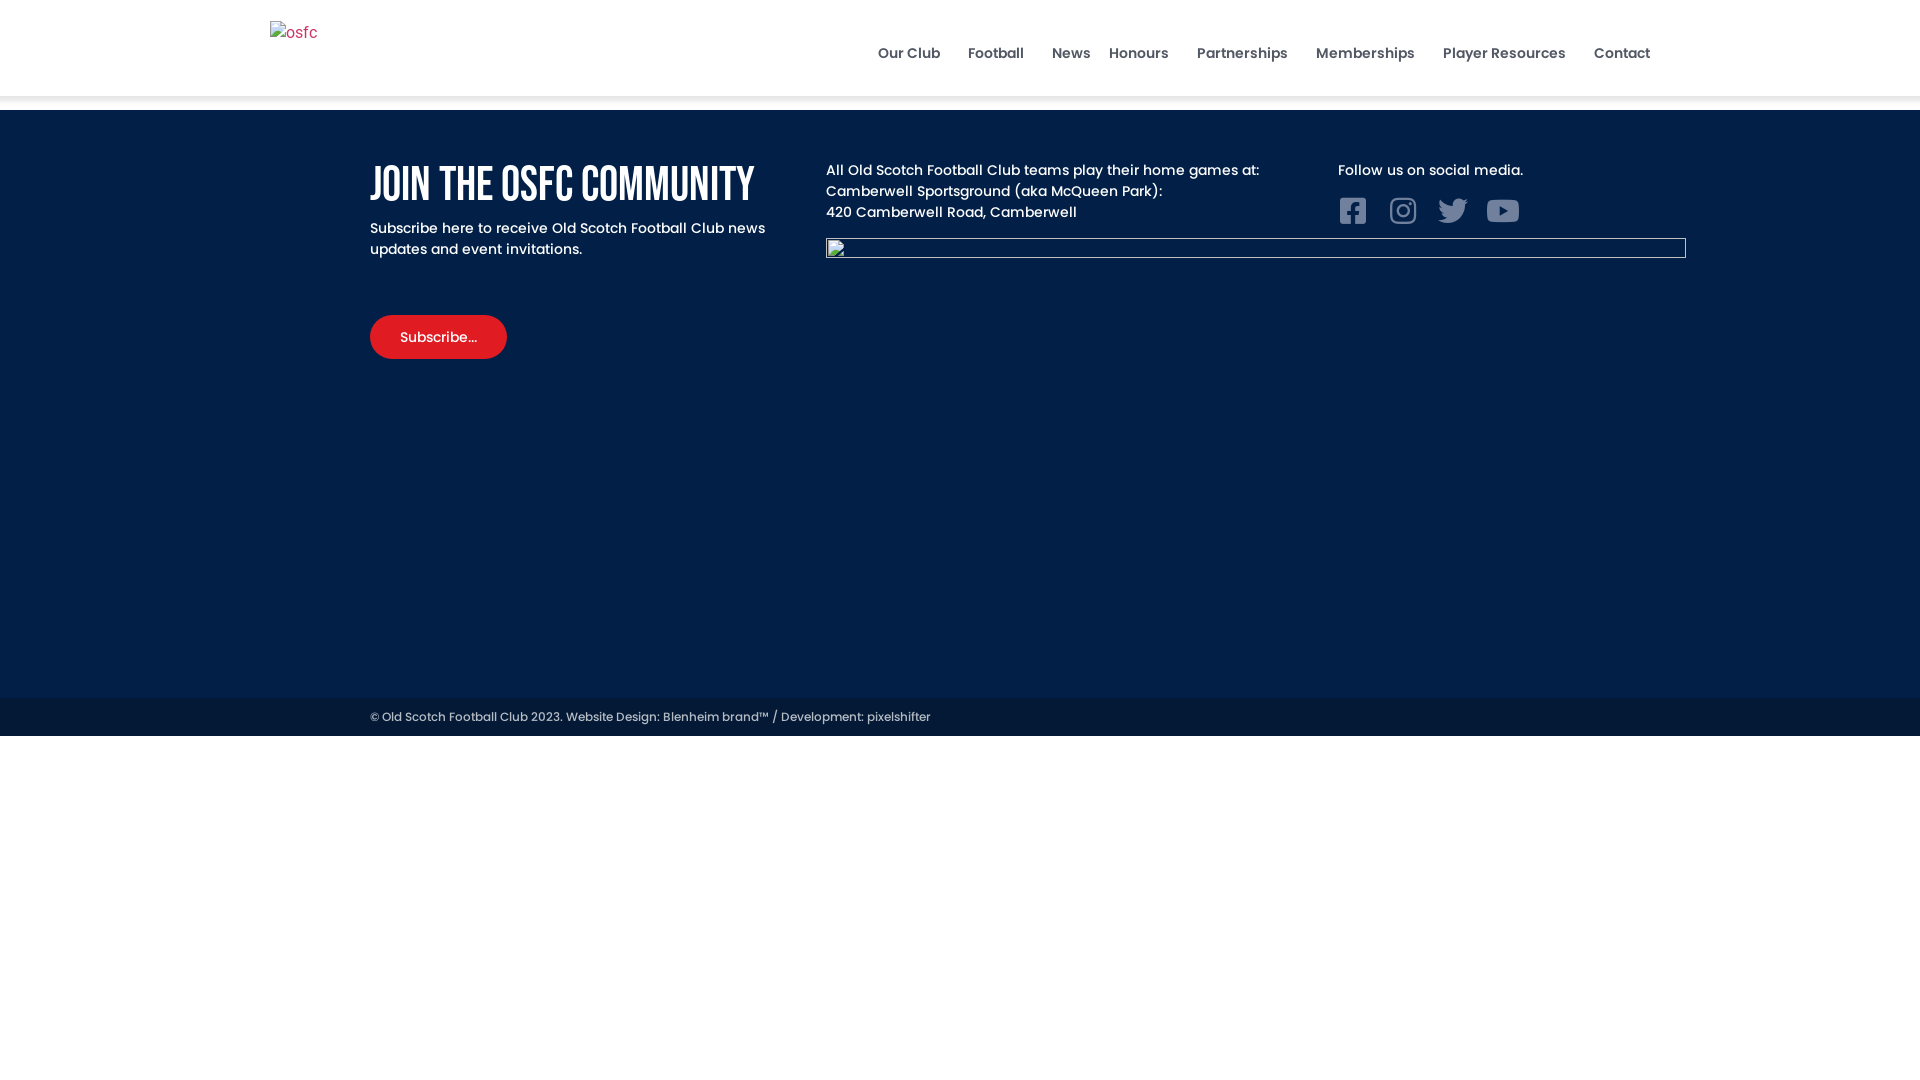  What do you see at coordinates (437, 335) in the screenshot?
I see `'Subscribe...'` at bounding box center [437, 335].